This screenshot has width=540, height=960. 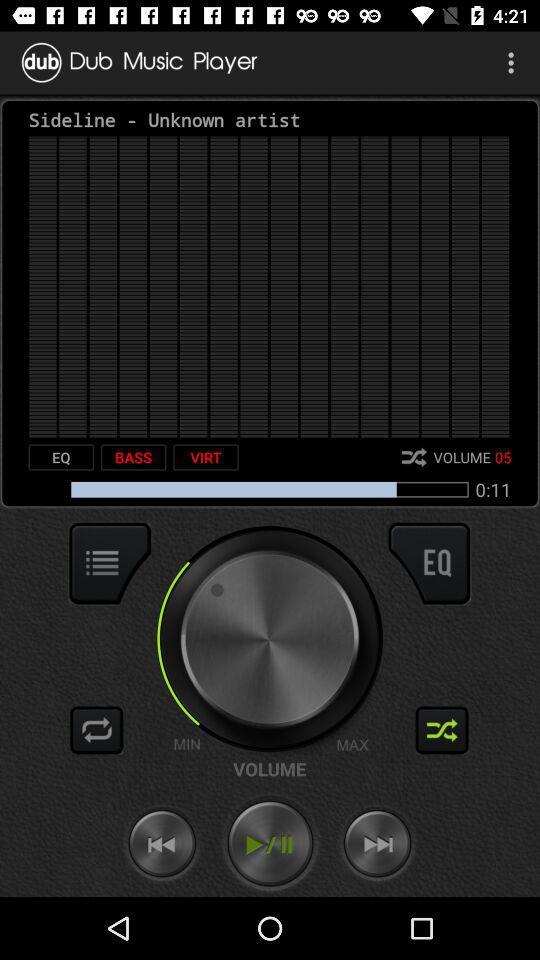 What do you see at coordinates (133, 457) in the screenshot?
I see `the item next to the  virt  item` at bounding box center [133, 457].